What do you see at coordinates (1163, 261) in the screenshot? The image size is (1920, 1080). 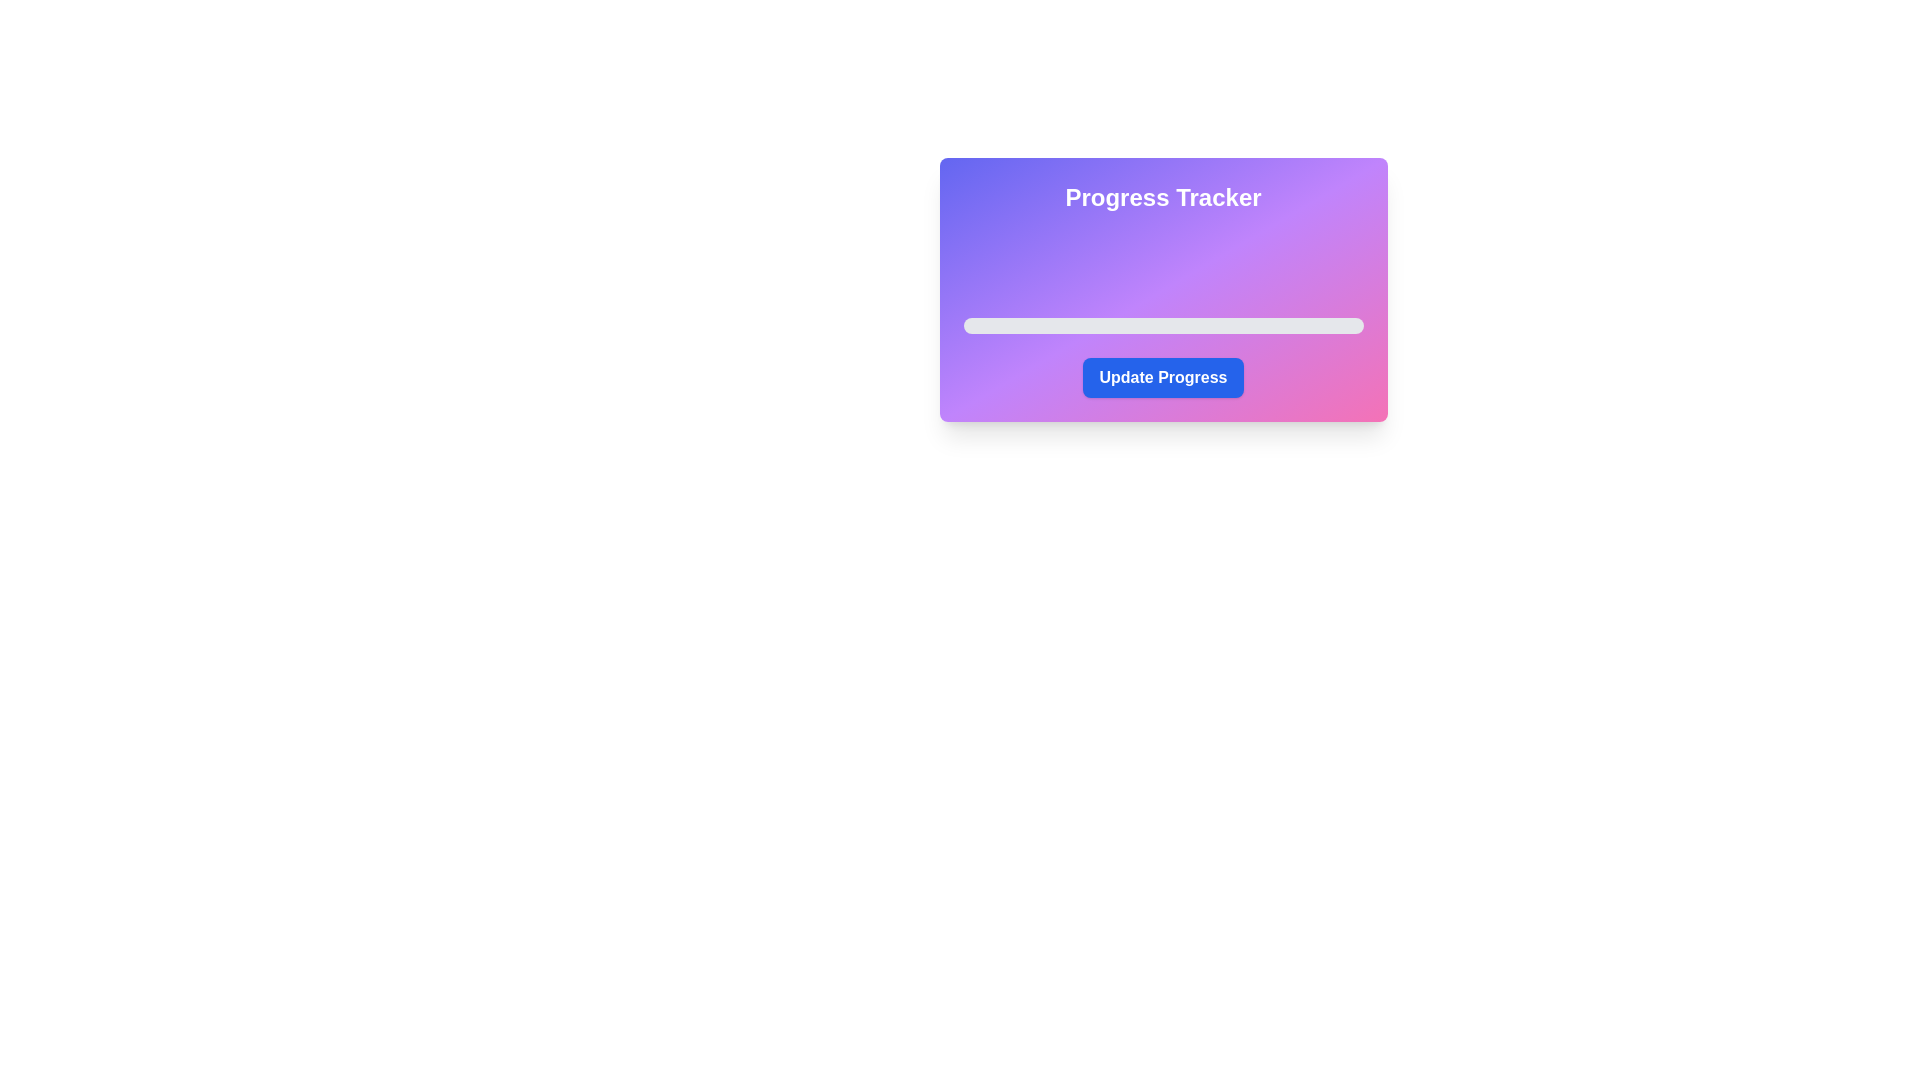 I see `the circular progress indicator with a dashed outline` at bounding box center [1163, 261].